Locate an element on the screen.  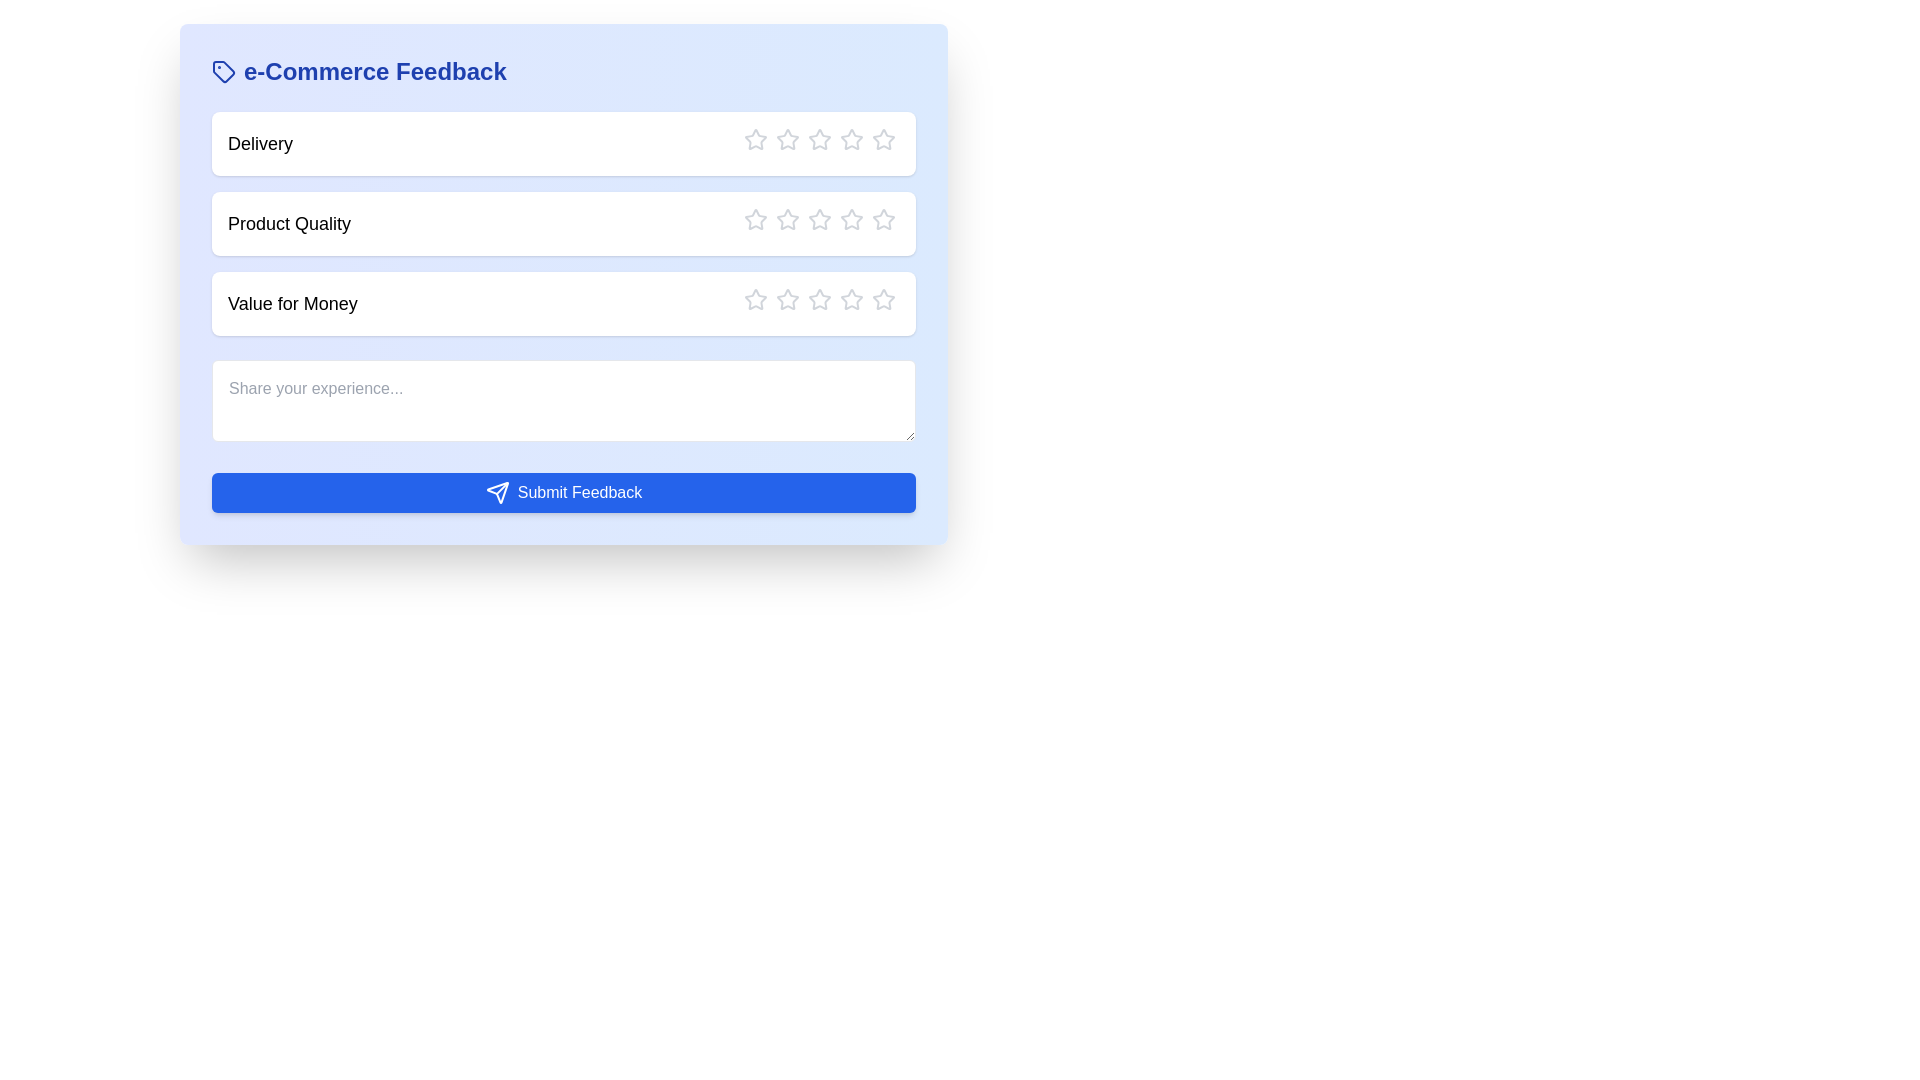
the rating to 5 stars by clicking the corresponding star is located at coordinates (882, 138).